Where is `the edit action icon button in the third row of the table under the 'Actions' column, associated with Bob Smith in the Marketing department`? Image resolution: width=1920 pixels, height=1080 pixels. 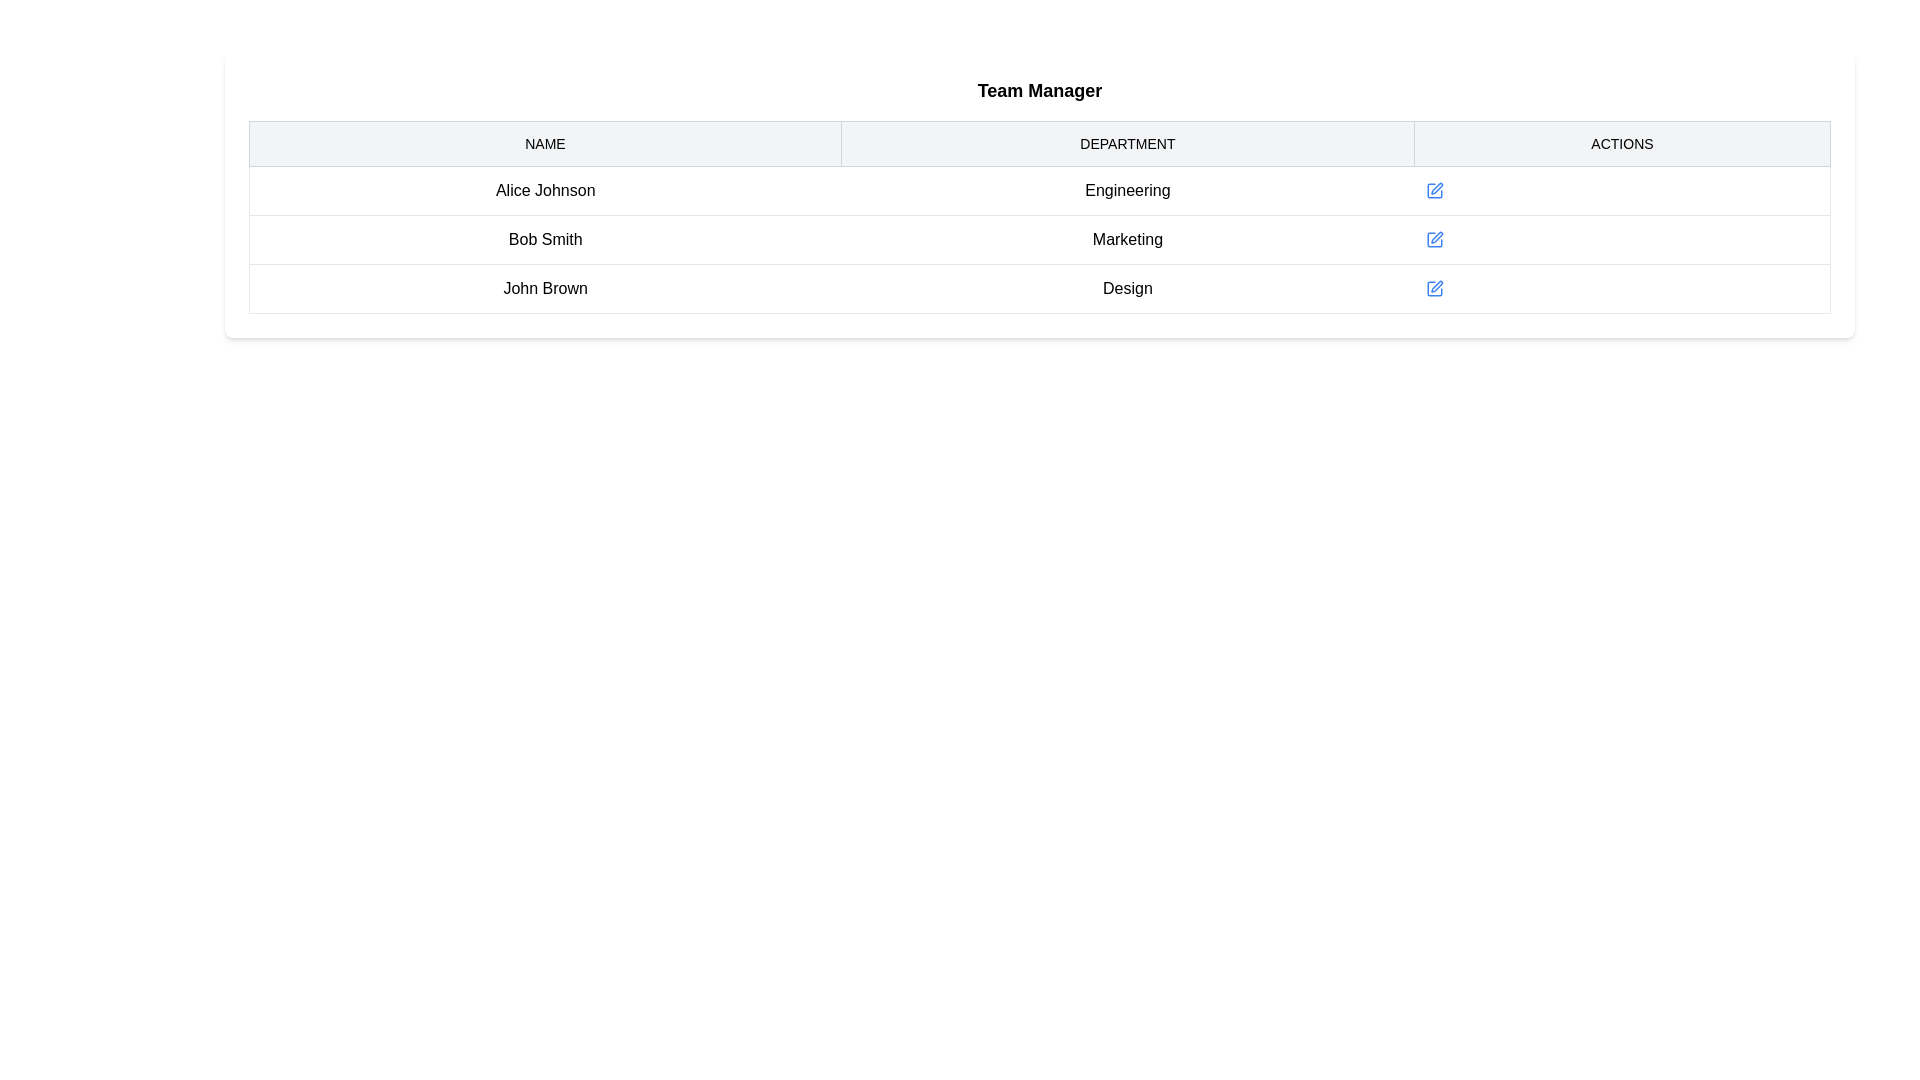
the edit action icon button in the third row of the table under the 'Actions' column, associated with Bob Smith in the Marketing department is located at coordinates (1436, 236).